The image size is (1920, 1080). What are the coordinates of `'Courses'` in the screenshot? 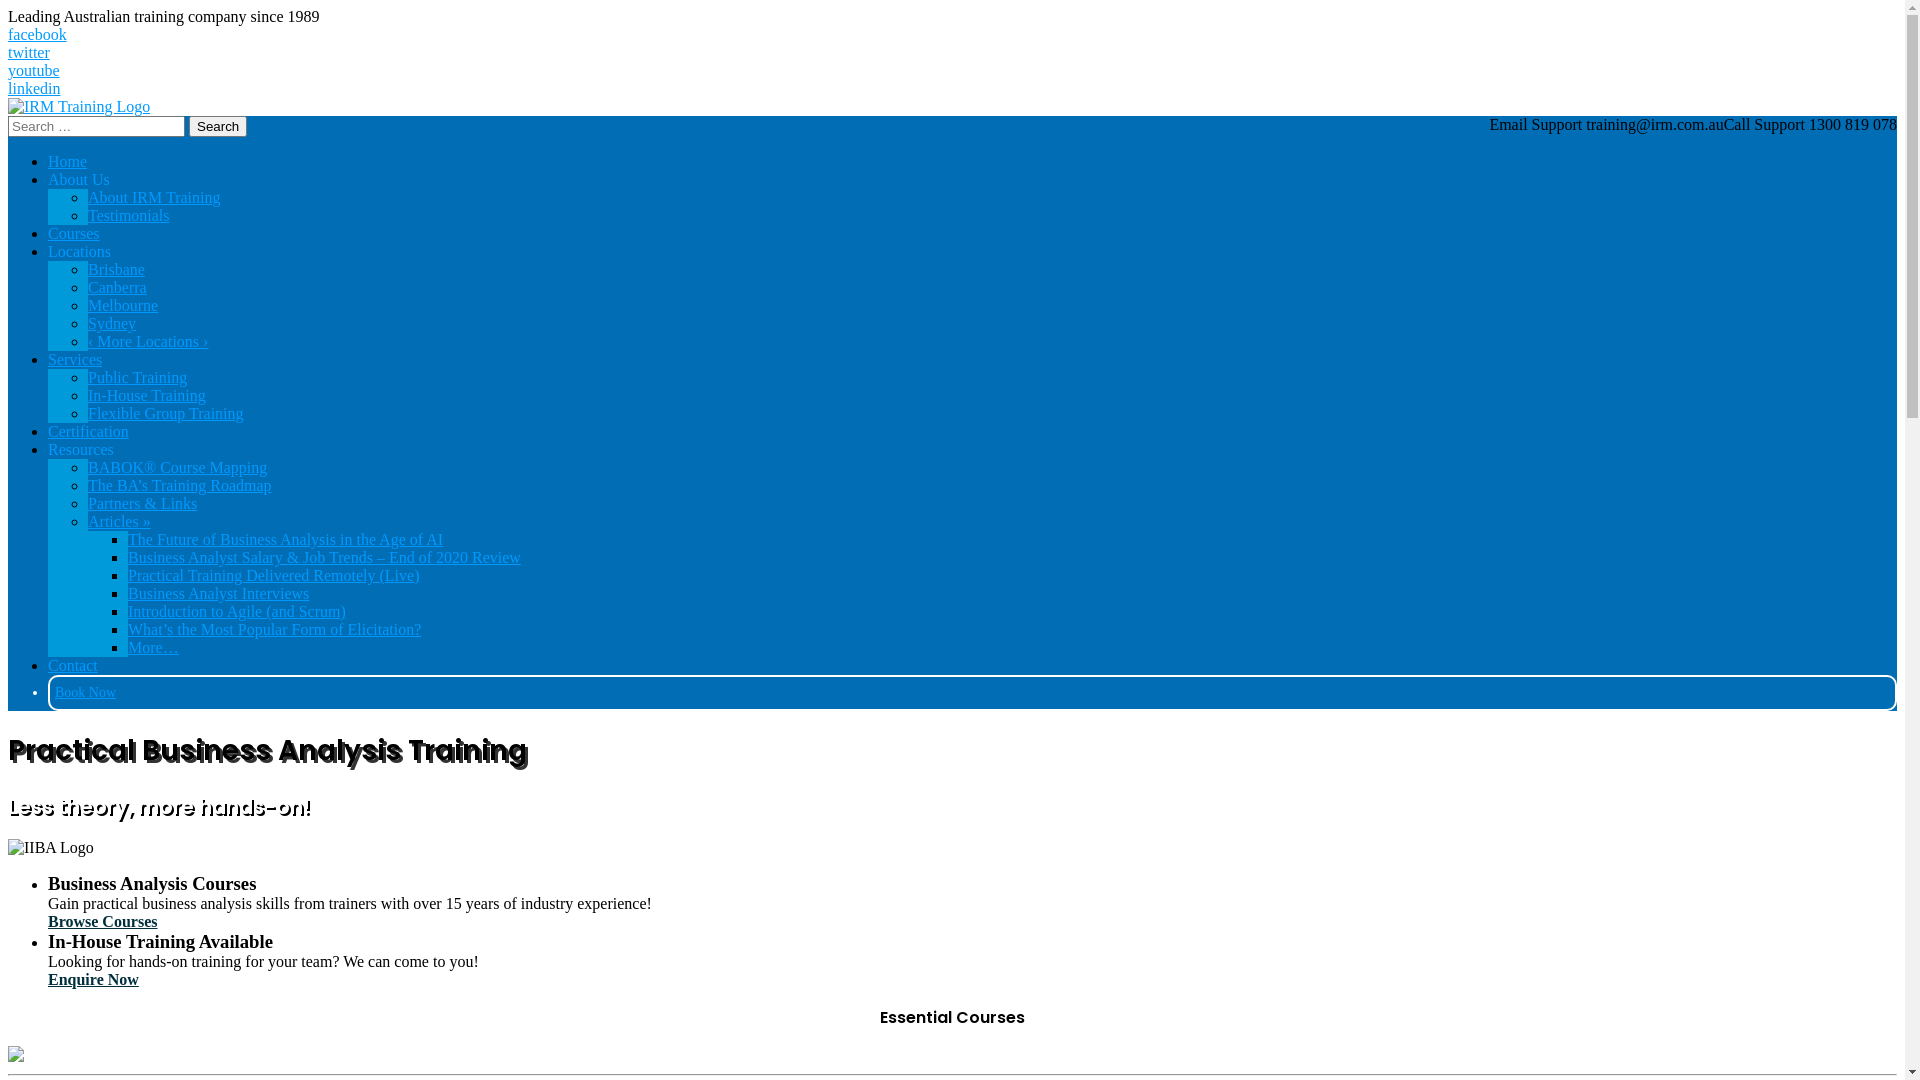 It's located at (73, 232).